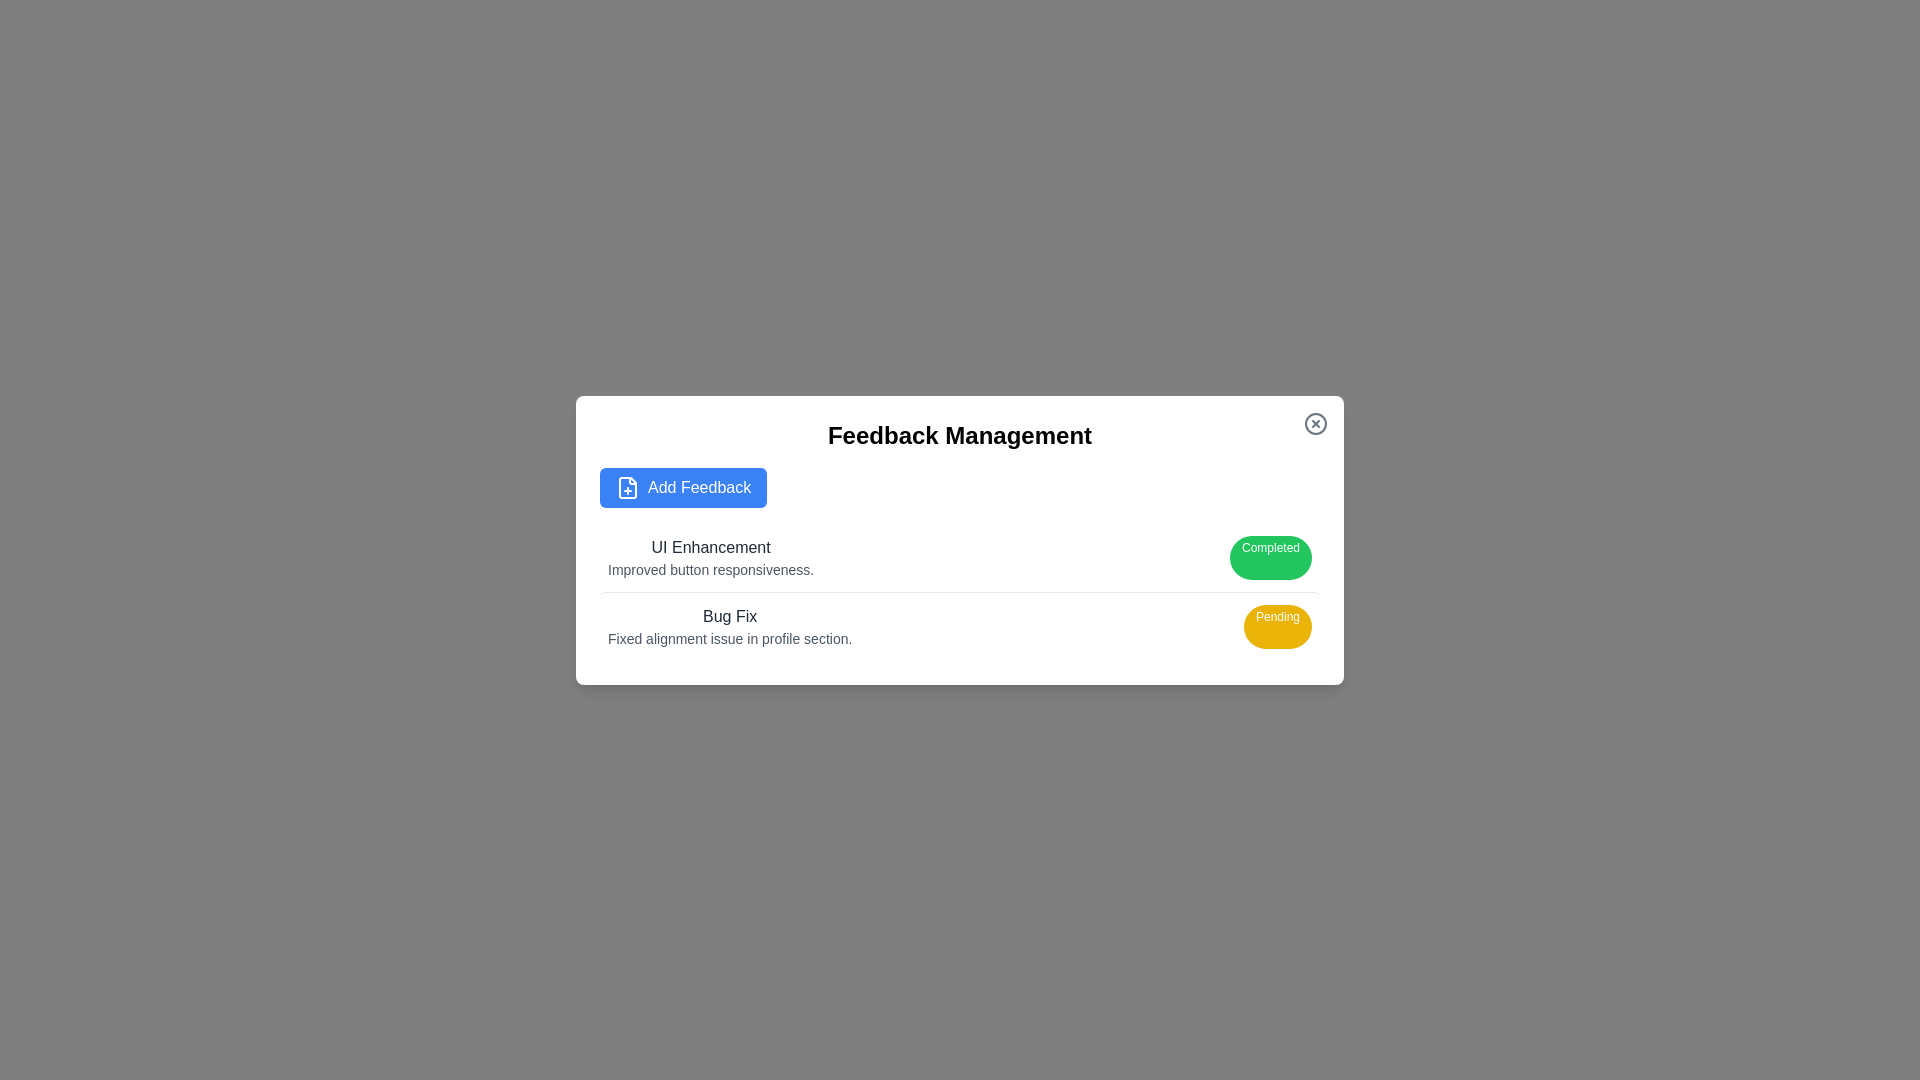 The width and height of the screenshot is (1920, 1080). Describe the element at coordinates (729, 615) in the screenshot. I see `the static text label reading 'Bug Fix' which is styled in medium font weight and gray color, positioned above a smaller descriptive text about the bug fix` at that location.